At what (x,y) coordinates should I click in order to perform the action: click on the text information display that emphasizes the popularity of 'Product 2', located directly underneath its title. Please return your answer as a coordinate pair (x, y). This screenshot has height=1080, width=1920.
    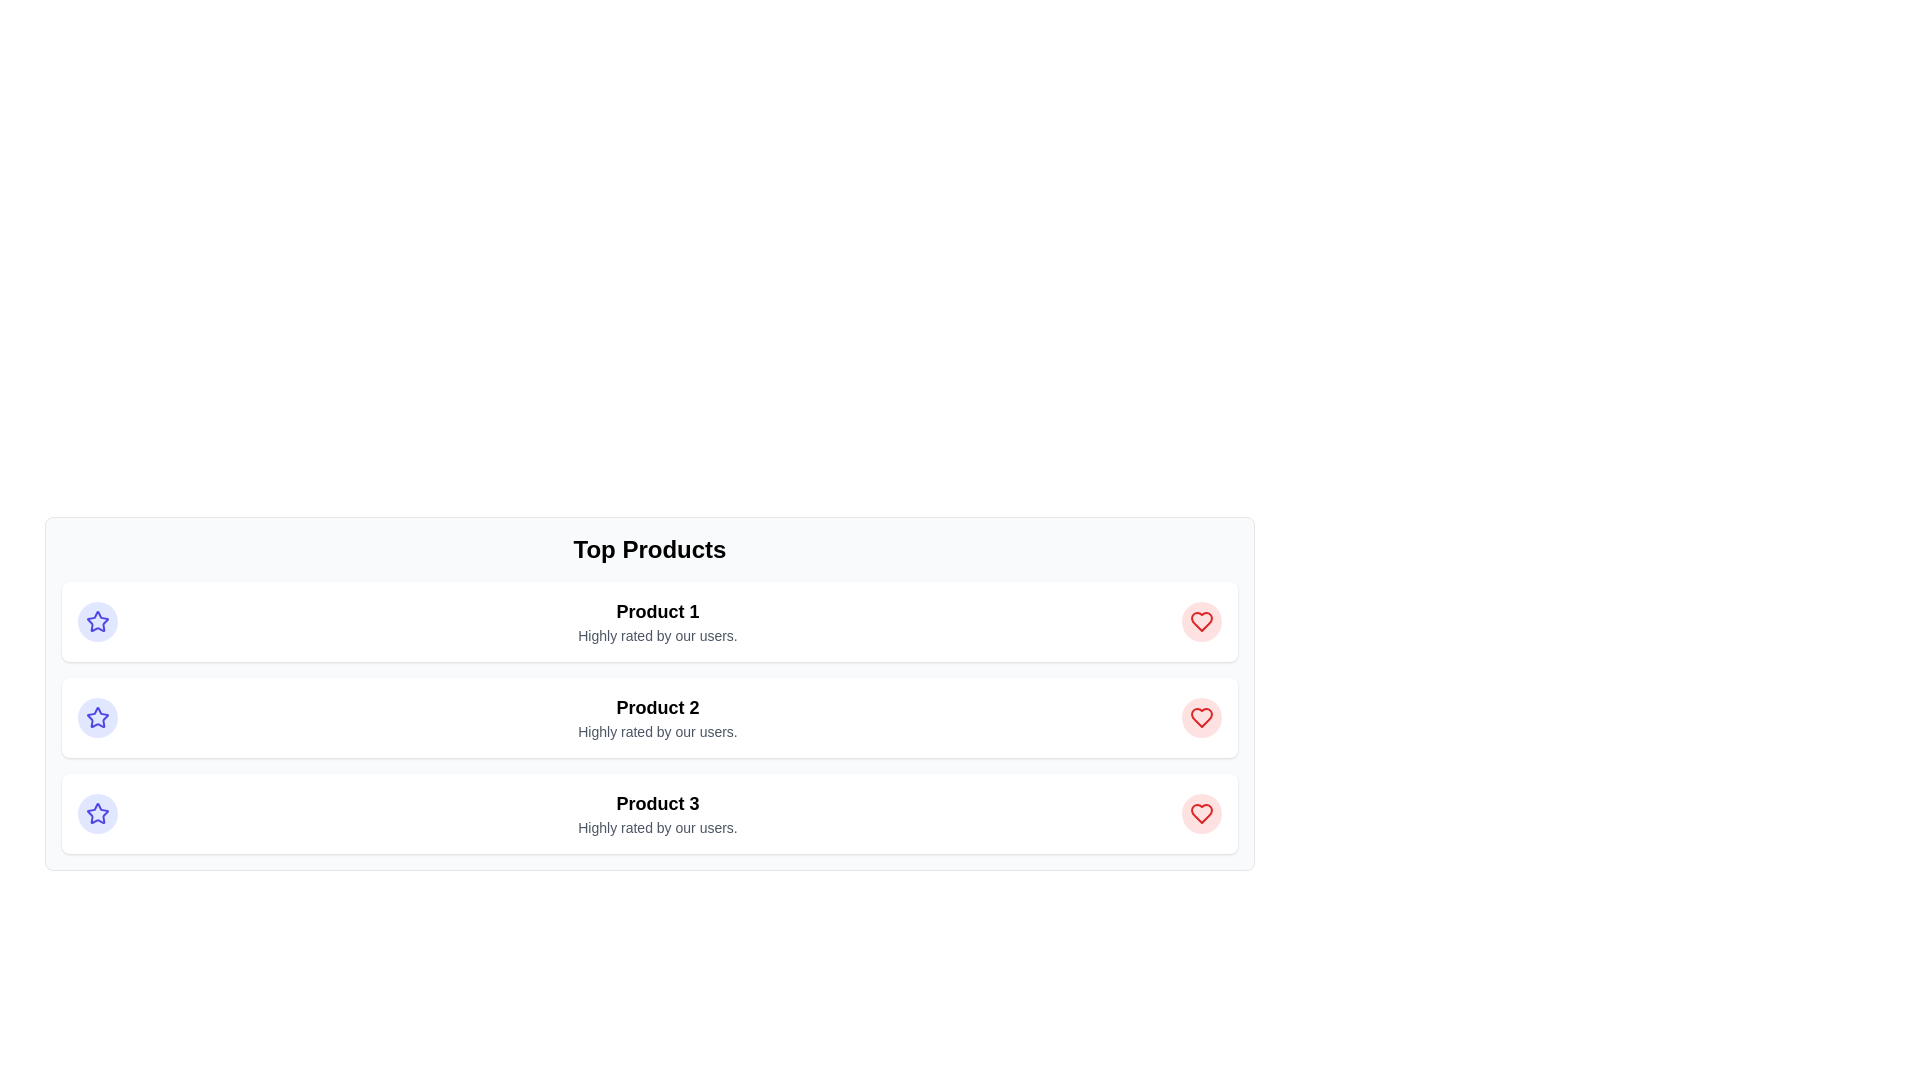
    Looking at the image, I should click on (657, 732).